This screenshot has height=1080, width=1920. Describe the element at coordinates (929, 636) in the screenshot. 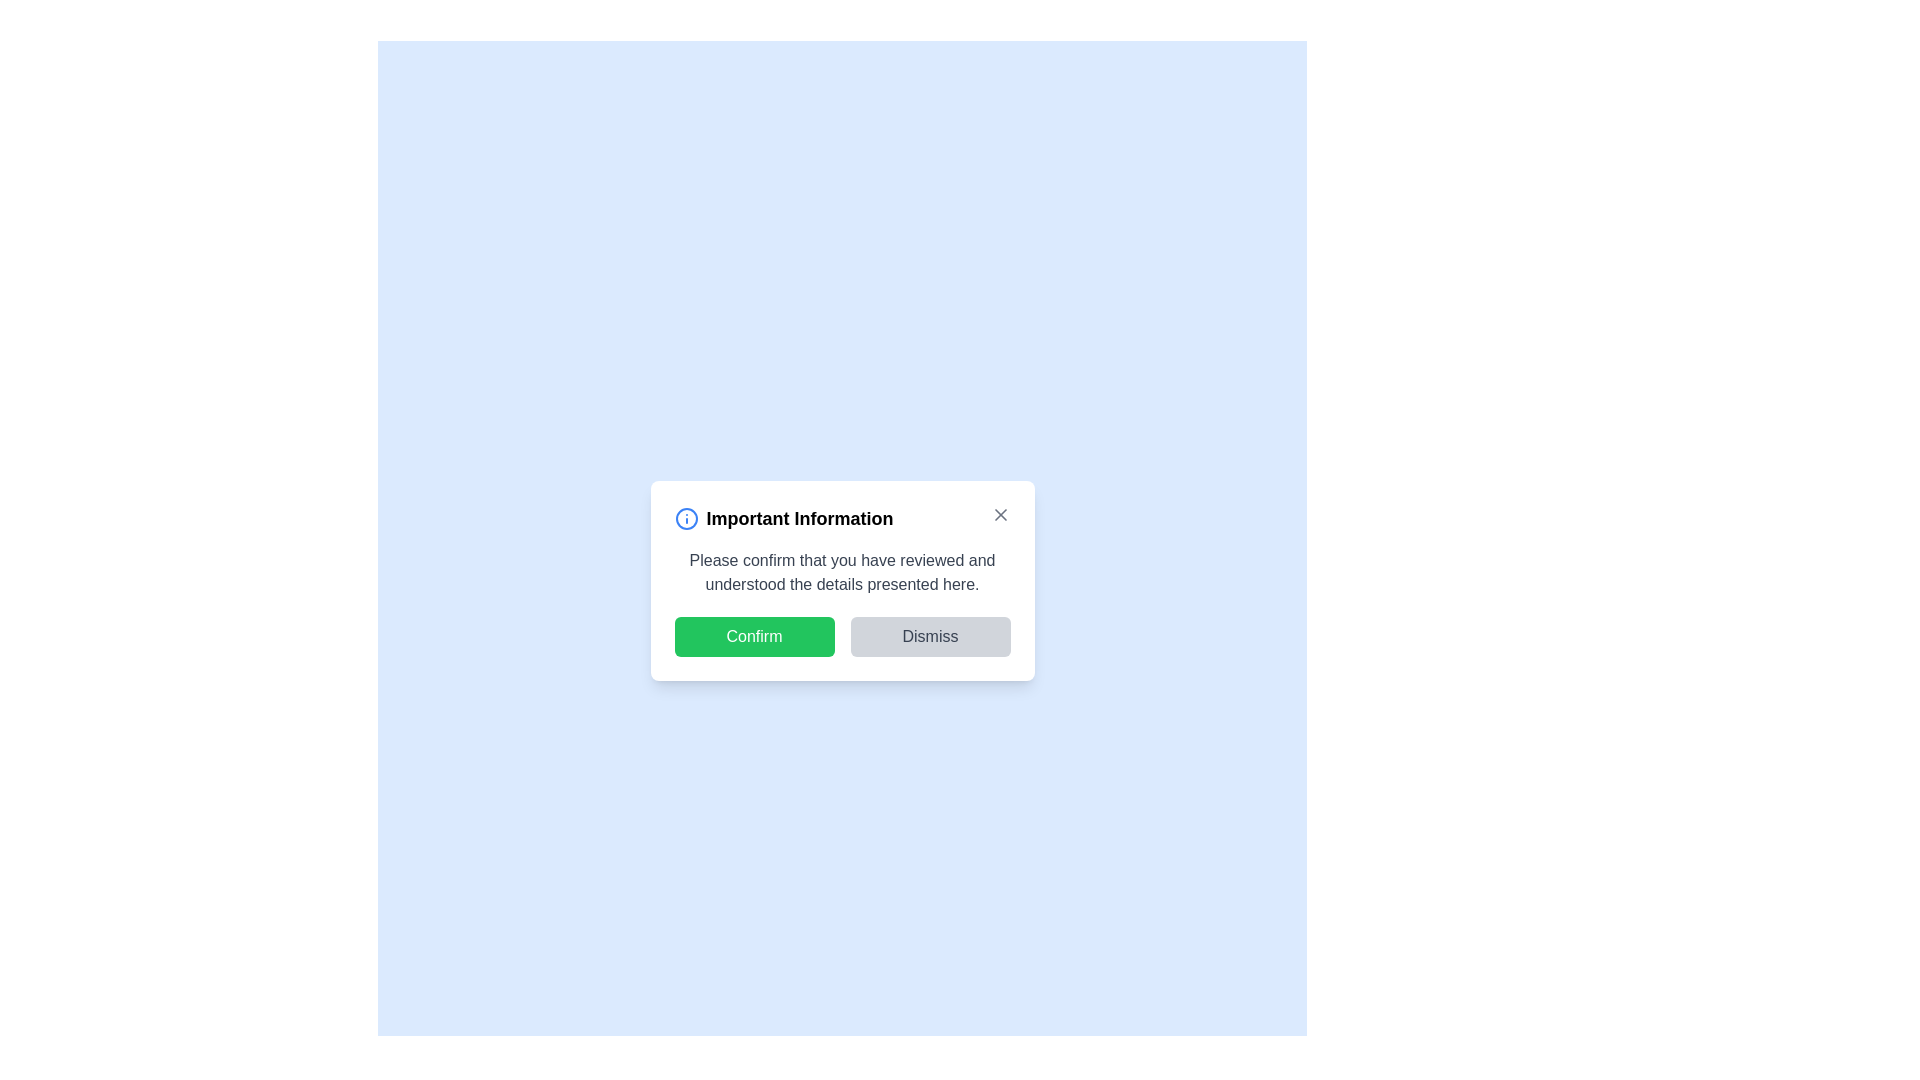

I see `the 'Dismiss' button, which is a rectangular button with a gray background and medium-sized black text, located on the right side of the button group below the modal dialog` at that location.